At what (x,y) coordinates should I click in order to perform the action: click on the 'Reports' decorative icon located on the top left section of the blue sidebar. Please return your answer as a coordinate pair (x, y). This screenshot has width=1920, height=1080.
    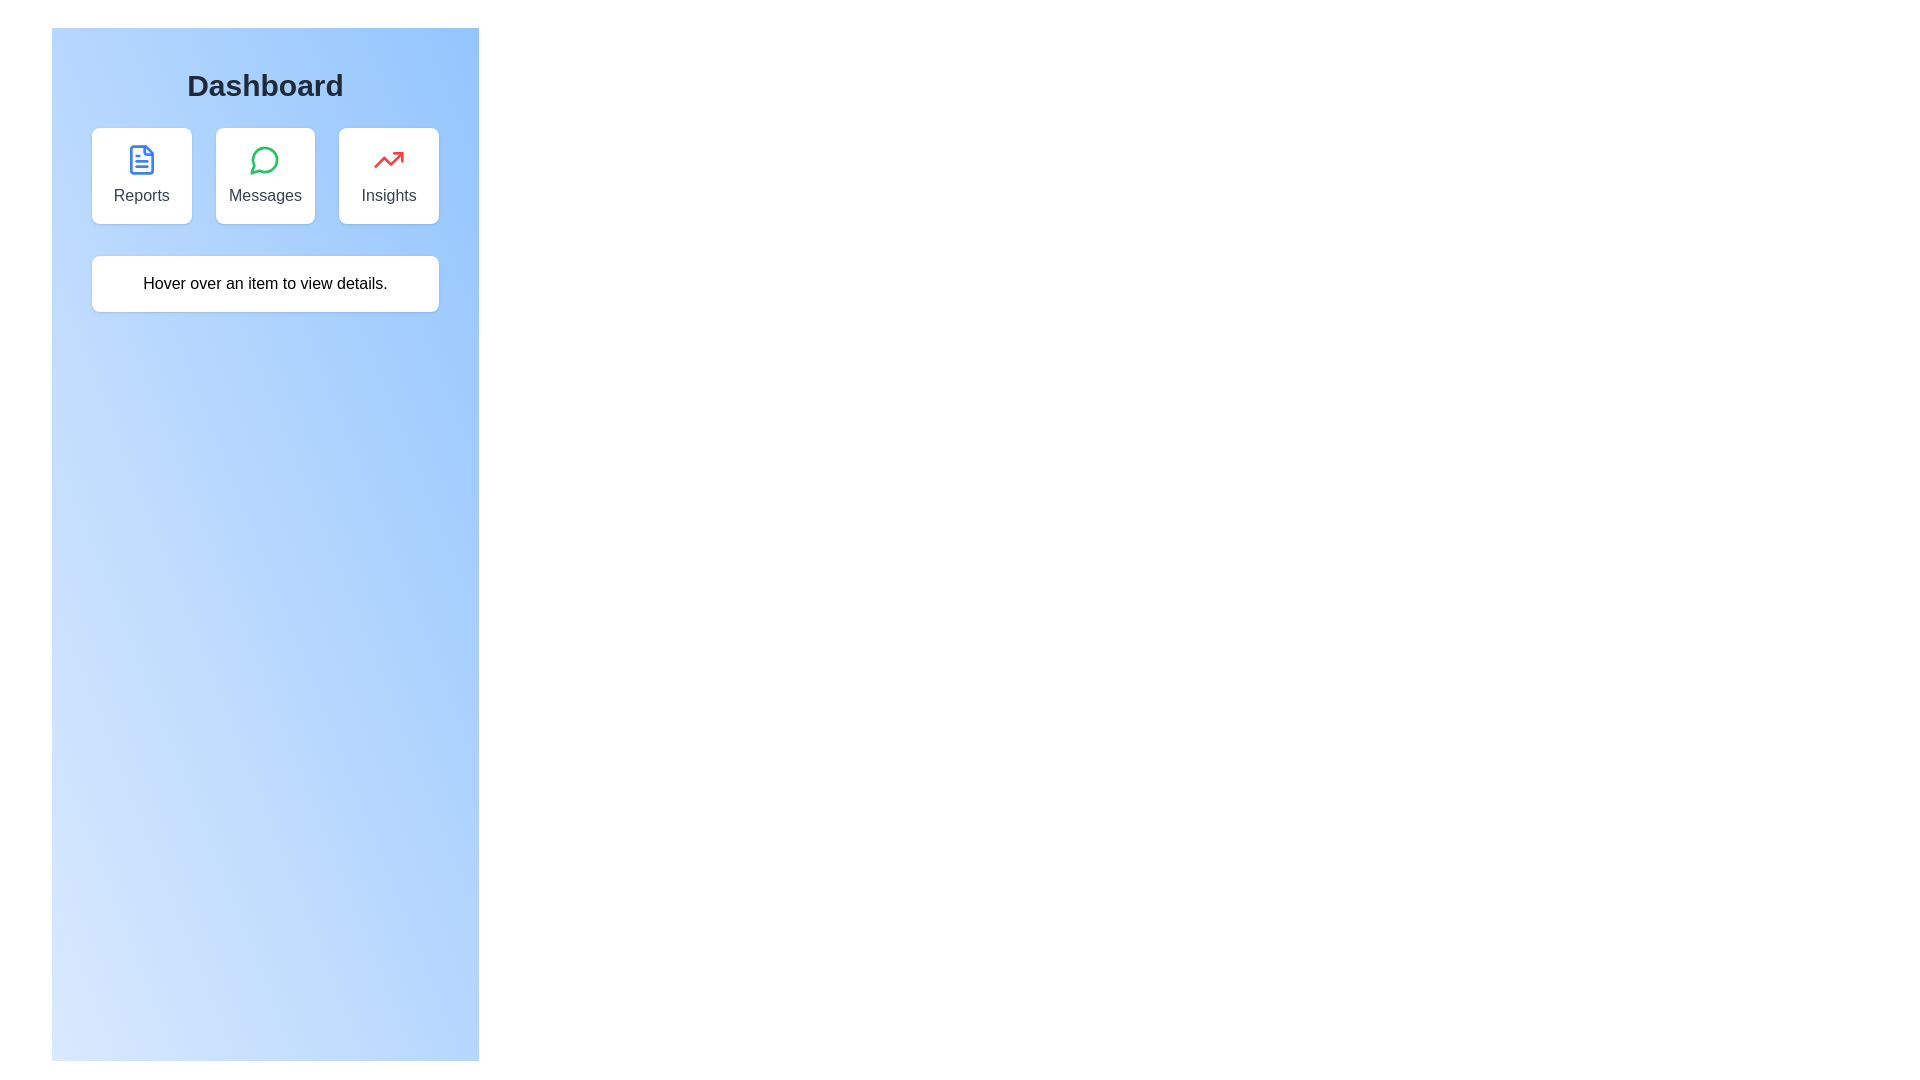
    Looking at the image, I should click on (140, 158).